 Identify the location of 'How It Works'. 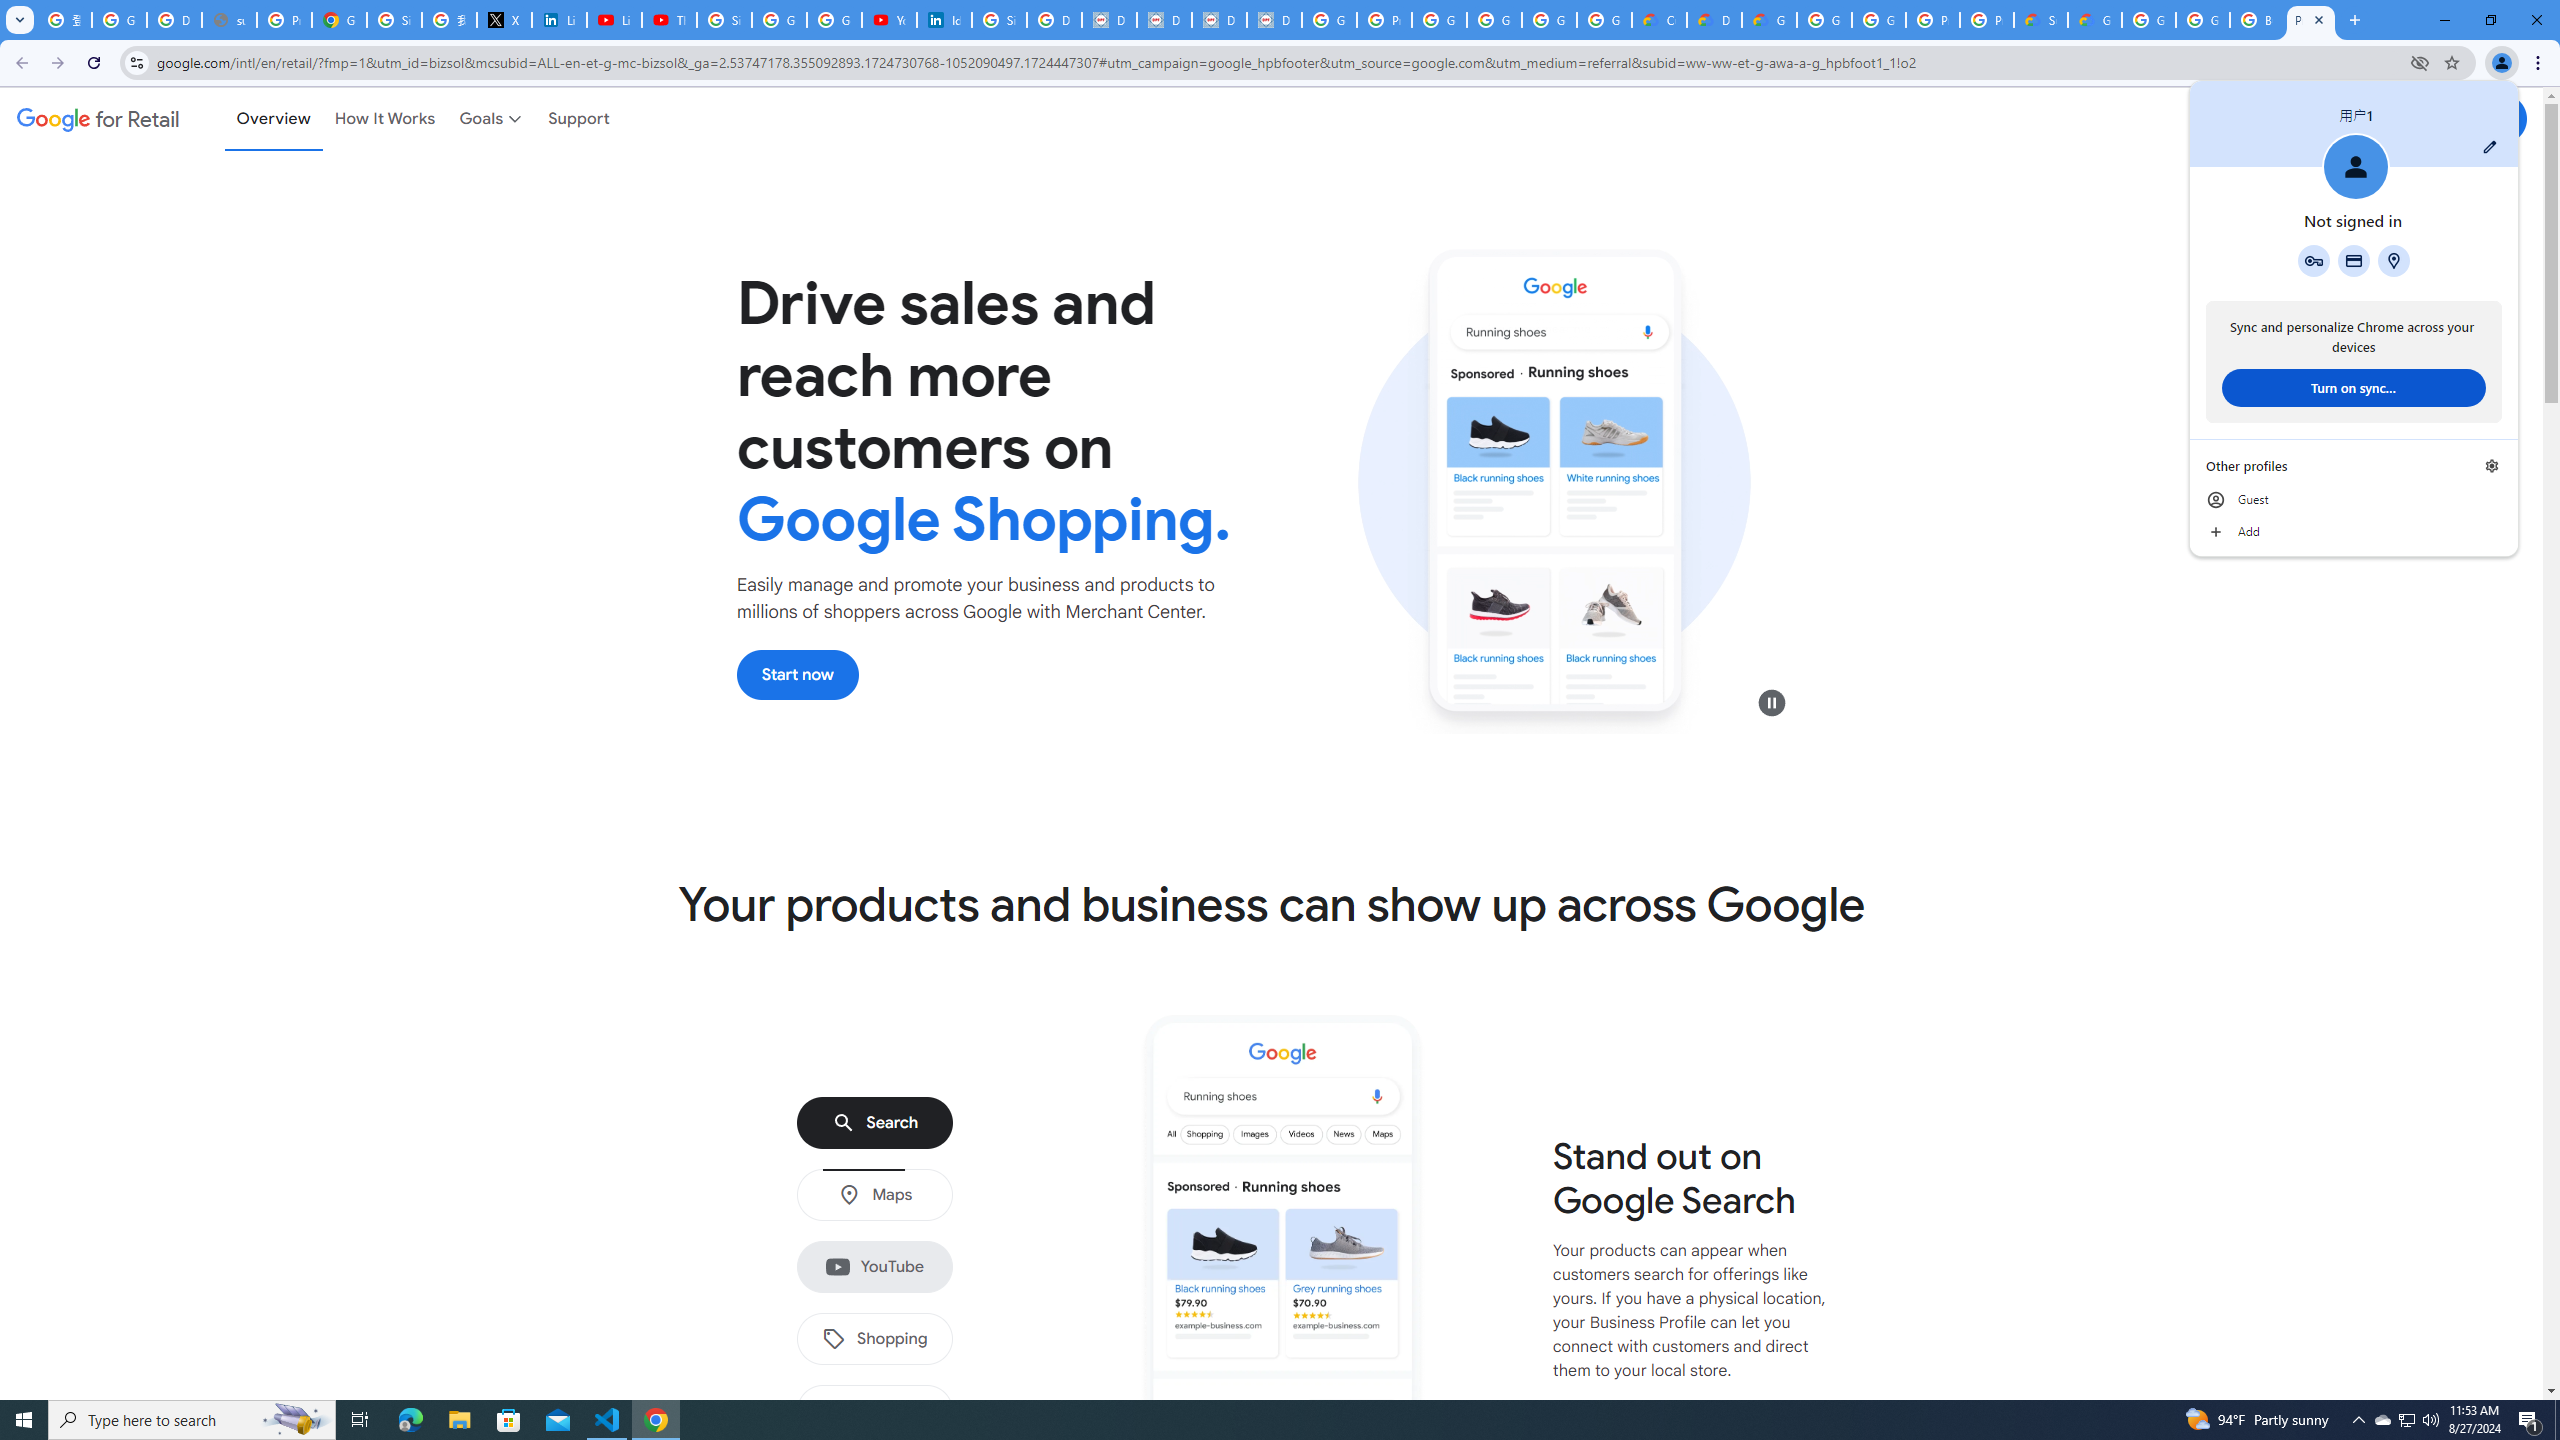
(384, 118).